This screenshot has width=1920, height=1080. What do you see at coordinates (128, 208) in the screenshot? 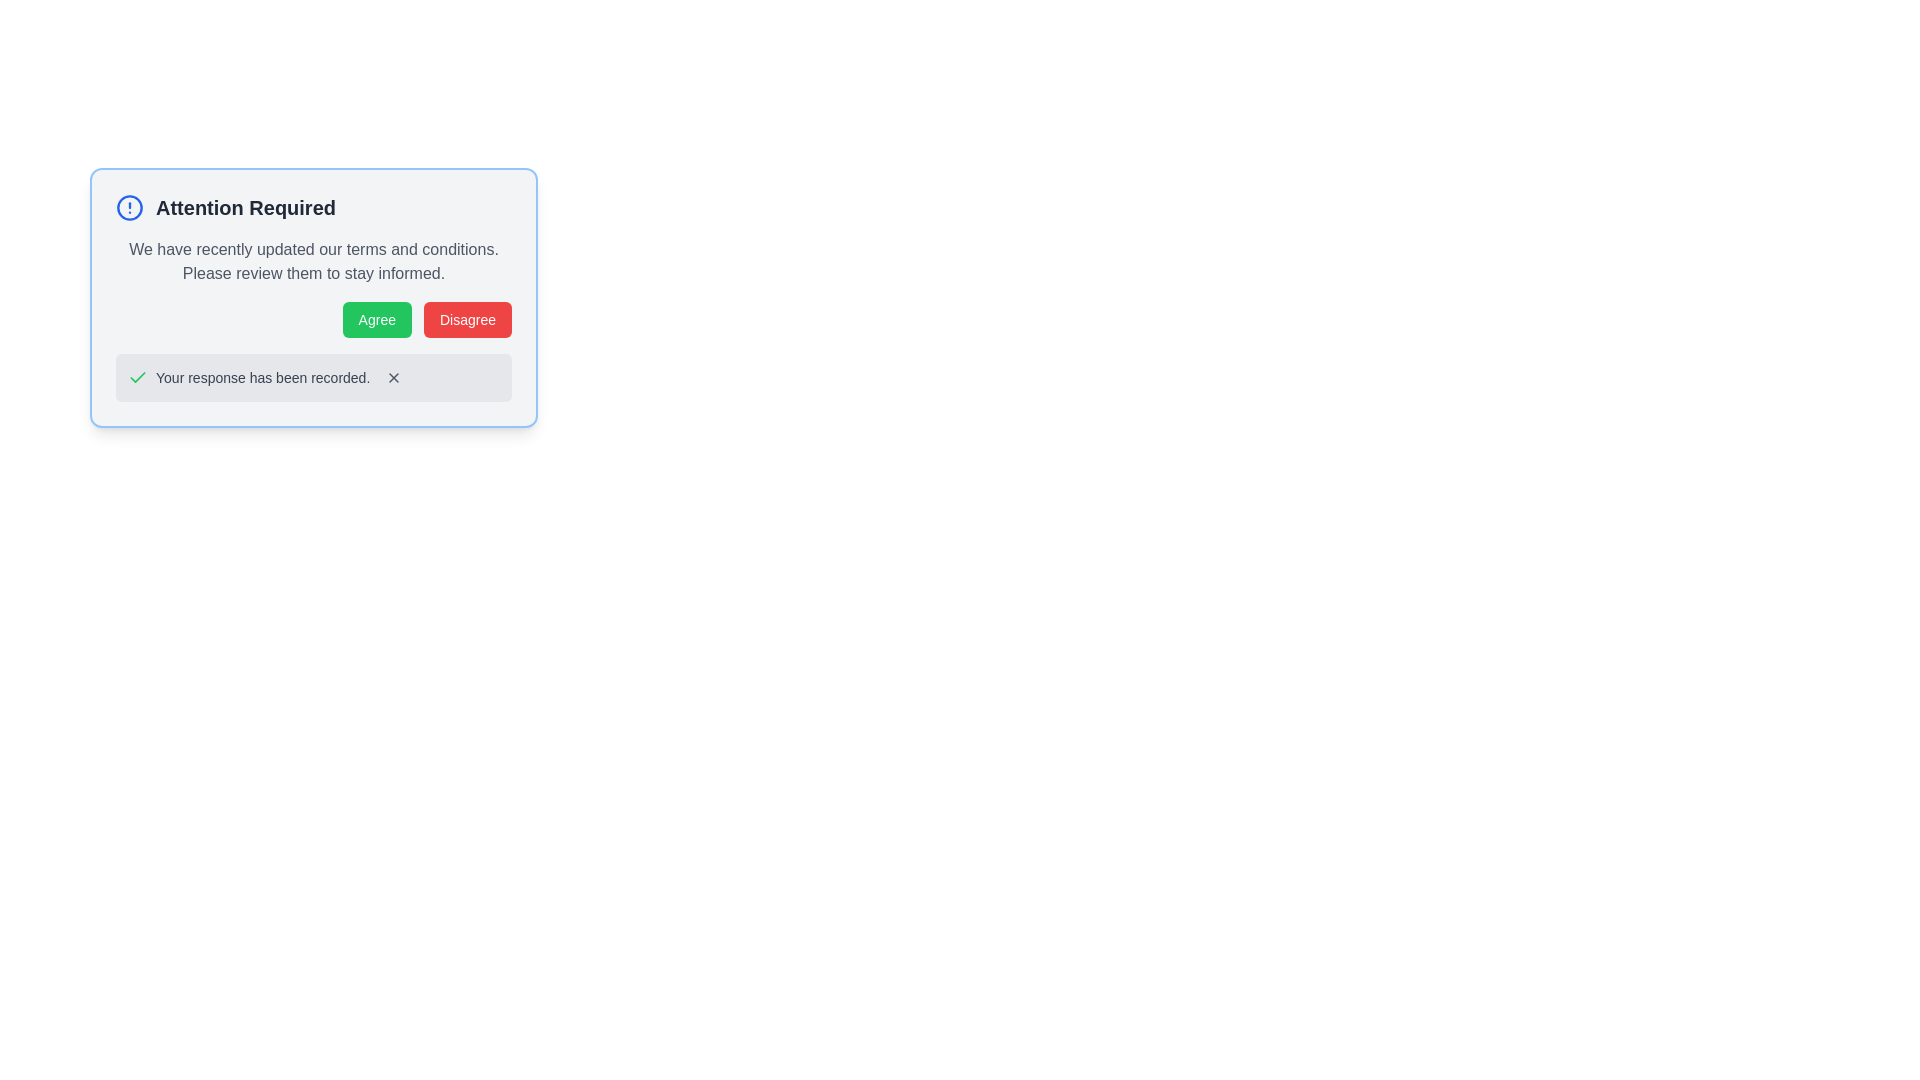
I see `the SVG Circle element that represents the alert icon in the 'Attention Required' dialog box to visually indicate a warning or alert` at bounding box center [128, 208].